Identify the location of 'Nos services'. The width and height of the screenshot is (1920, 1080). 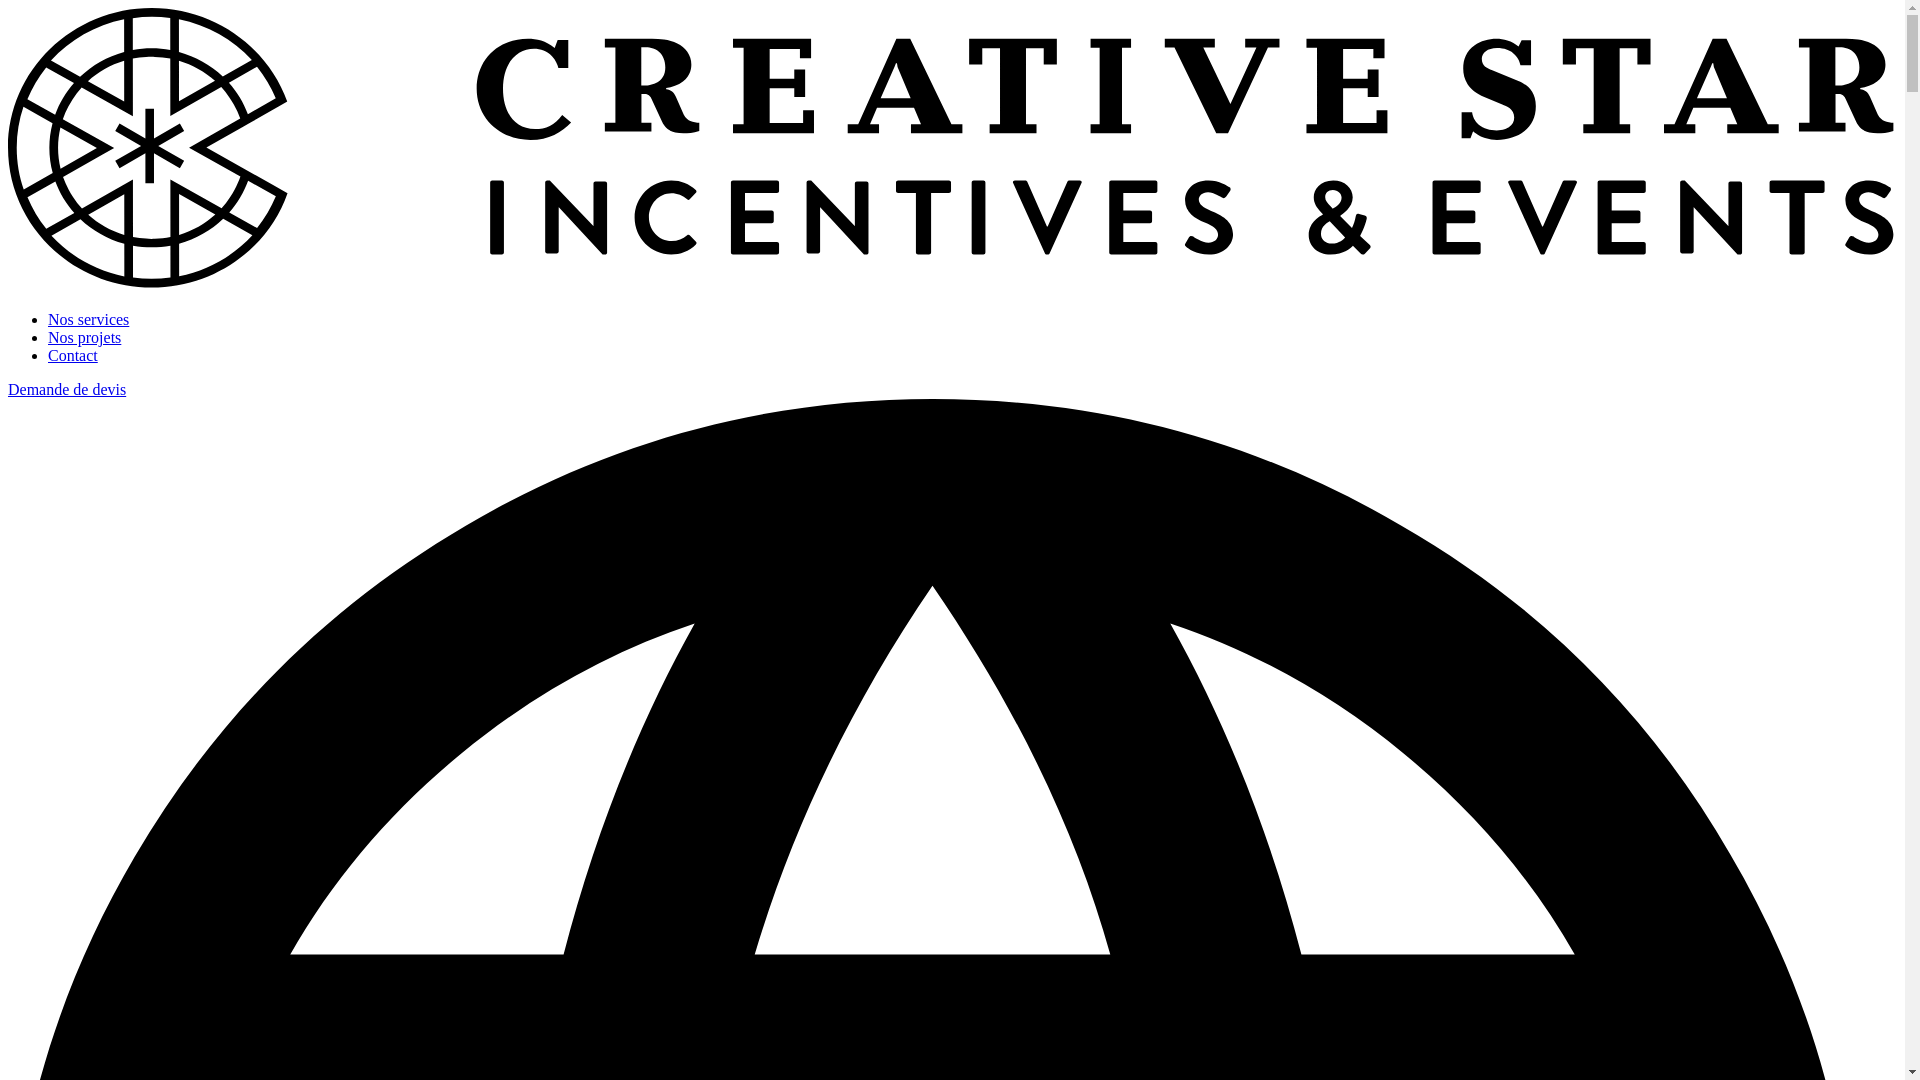
(87, 318).